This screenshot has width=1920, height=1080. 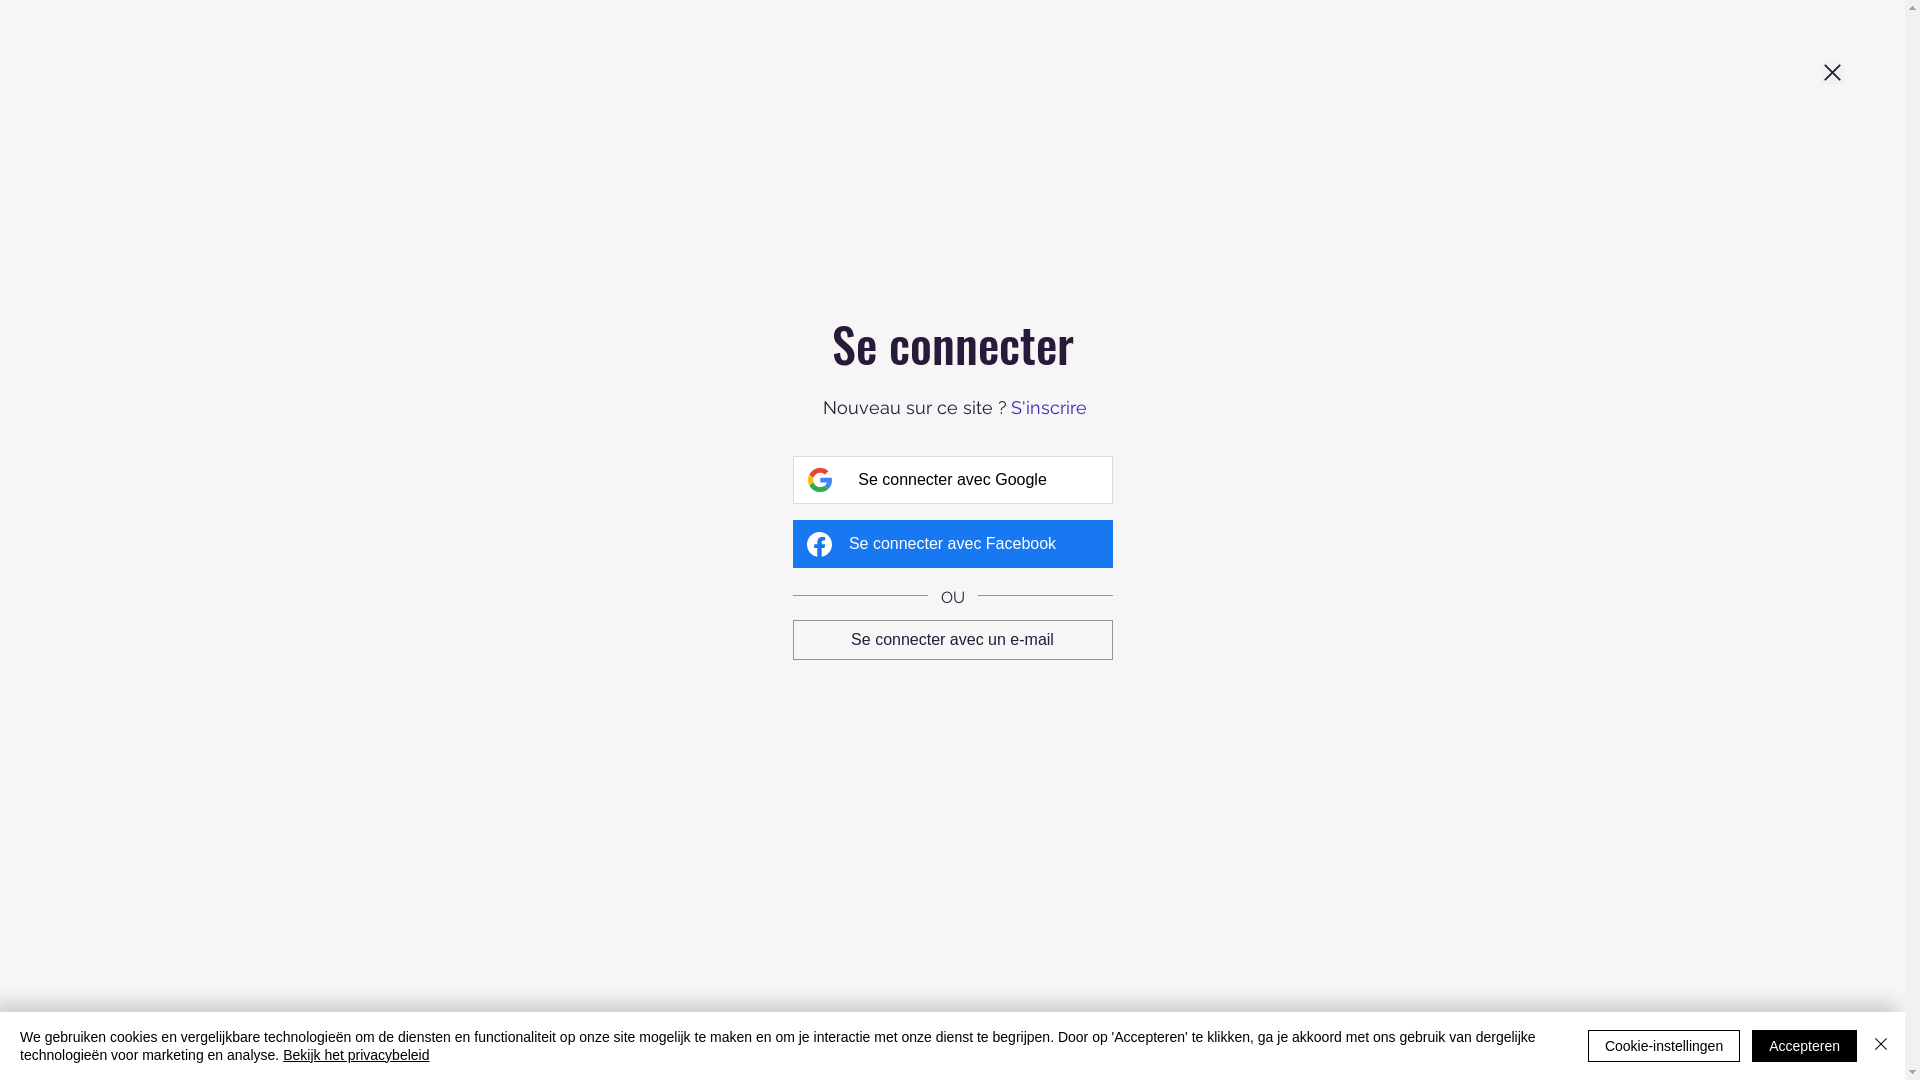 I want to click on 'Accepteren', so click(x=1804, y=1044).